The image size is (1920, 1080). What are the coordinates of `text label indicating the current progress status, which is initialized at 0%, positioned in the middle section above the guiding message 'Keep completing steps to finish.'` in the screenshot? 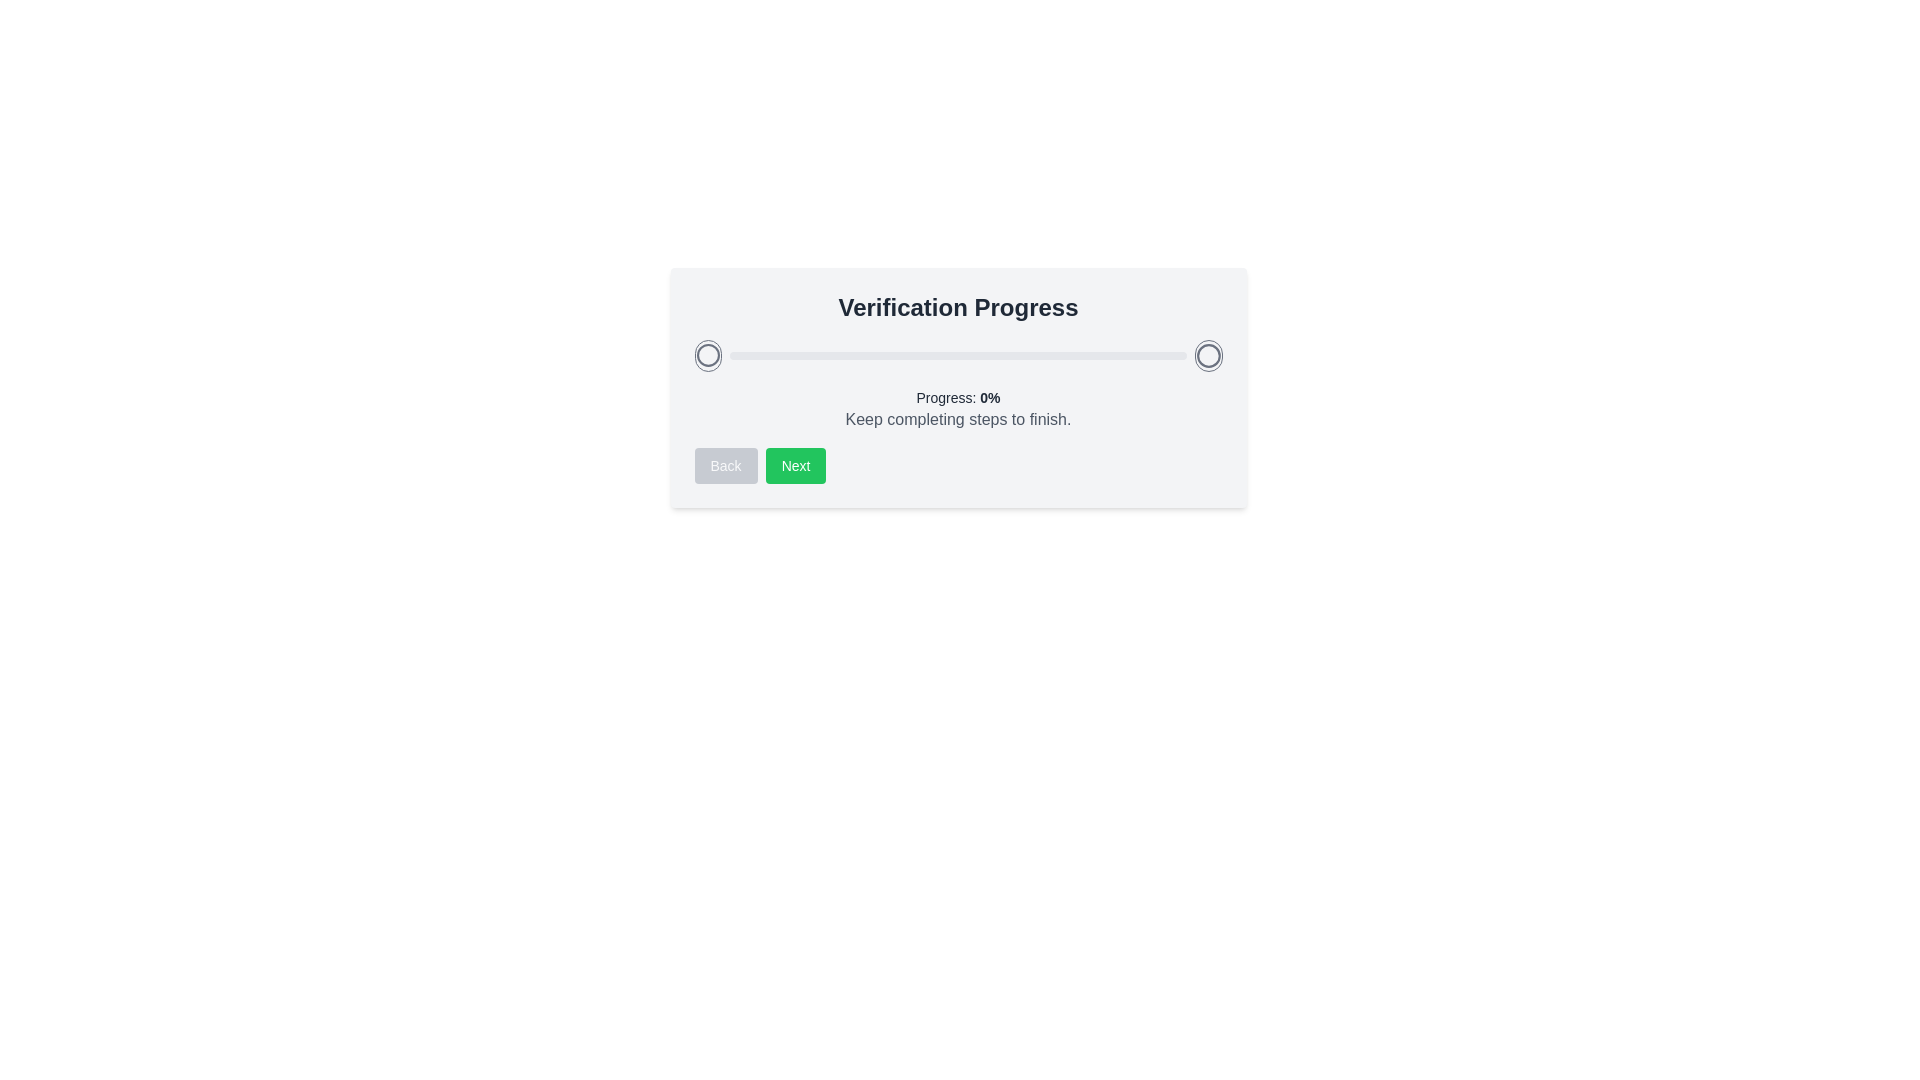 It's located at (957, 397).